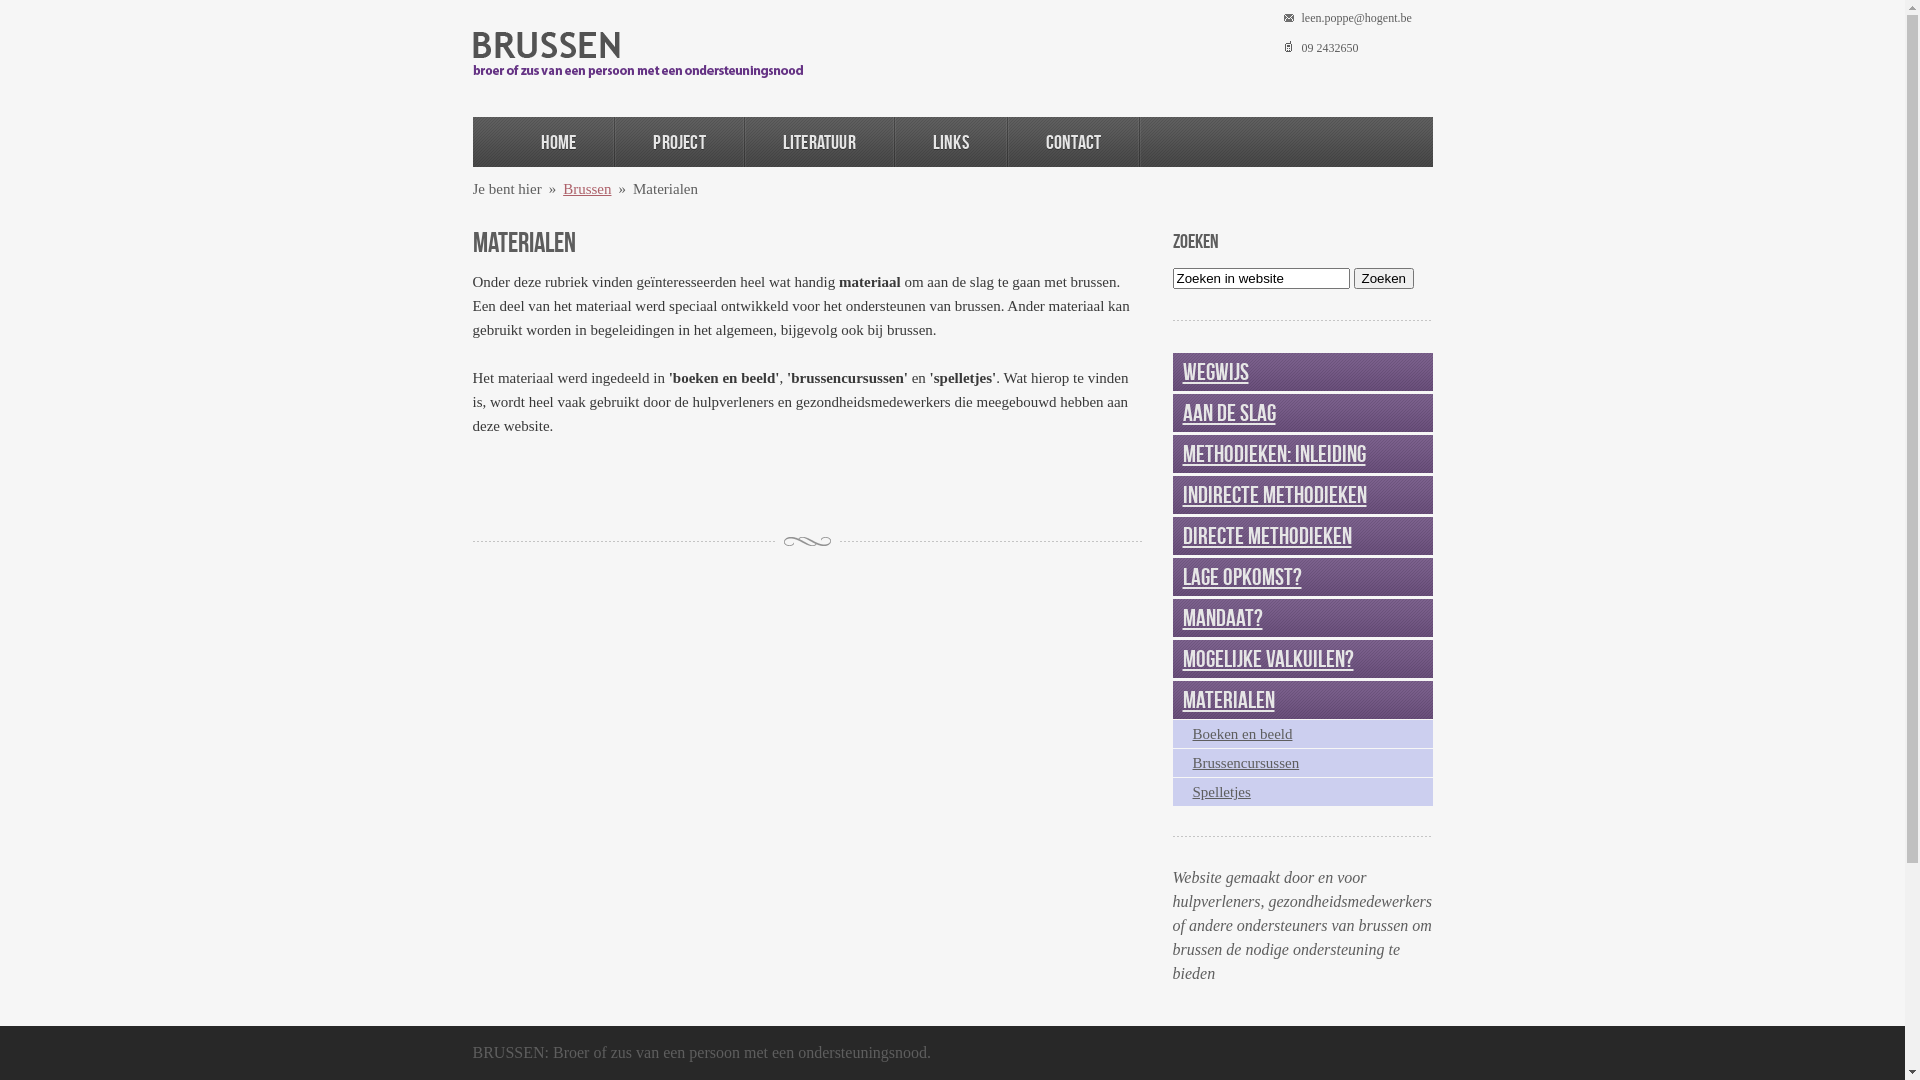 This screenshot has height=1080, width=1920. I want to click on 'Methodieken: inleiding', so click(1181, 454).